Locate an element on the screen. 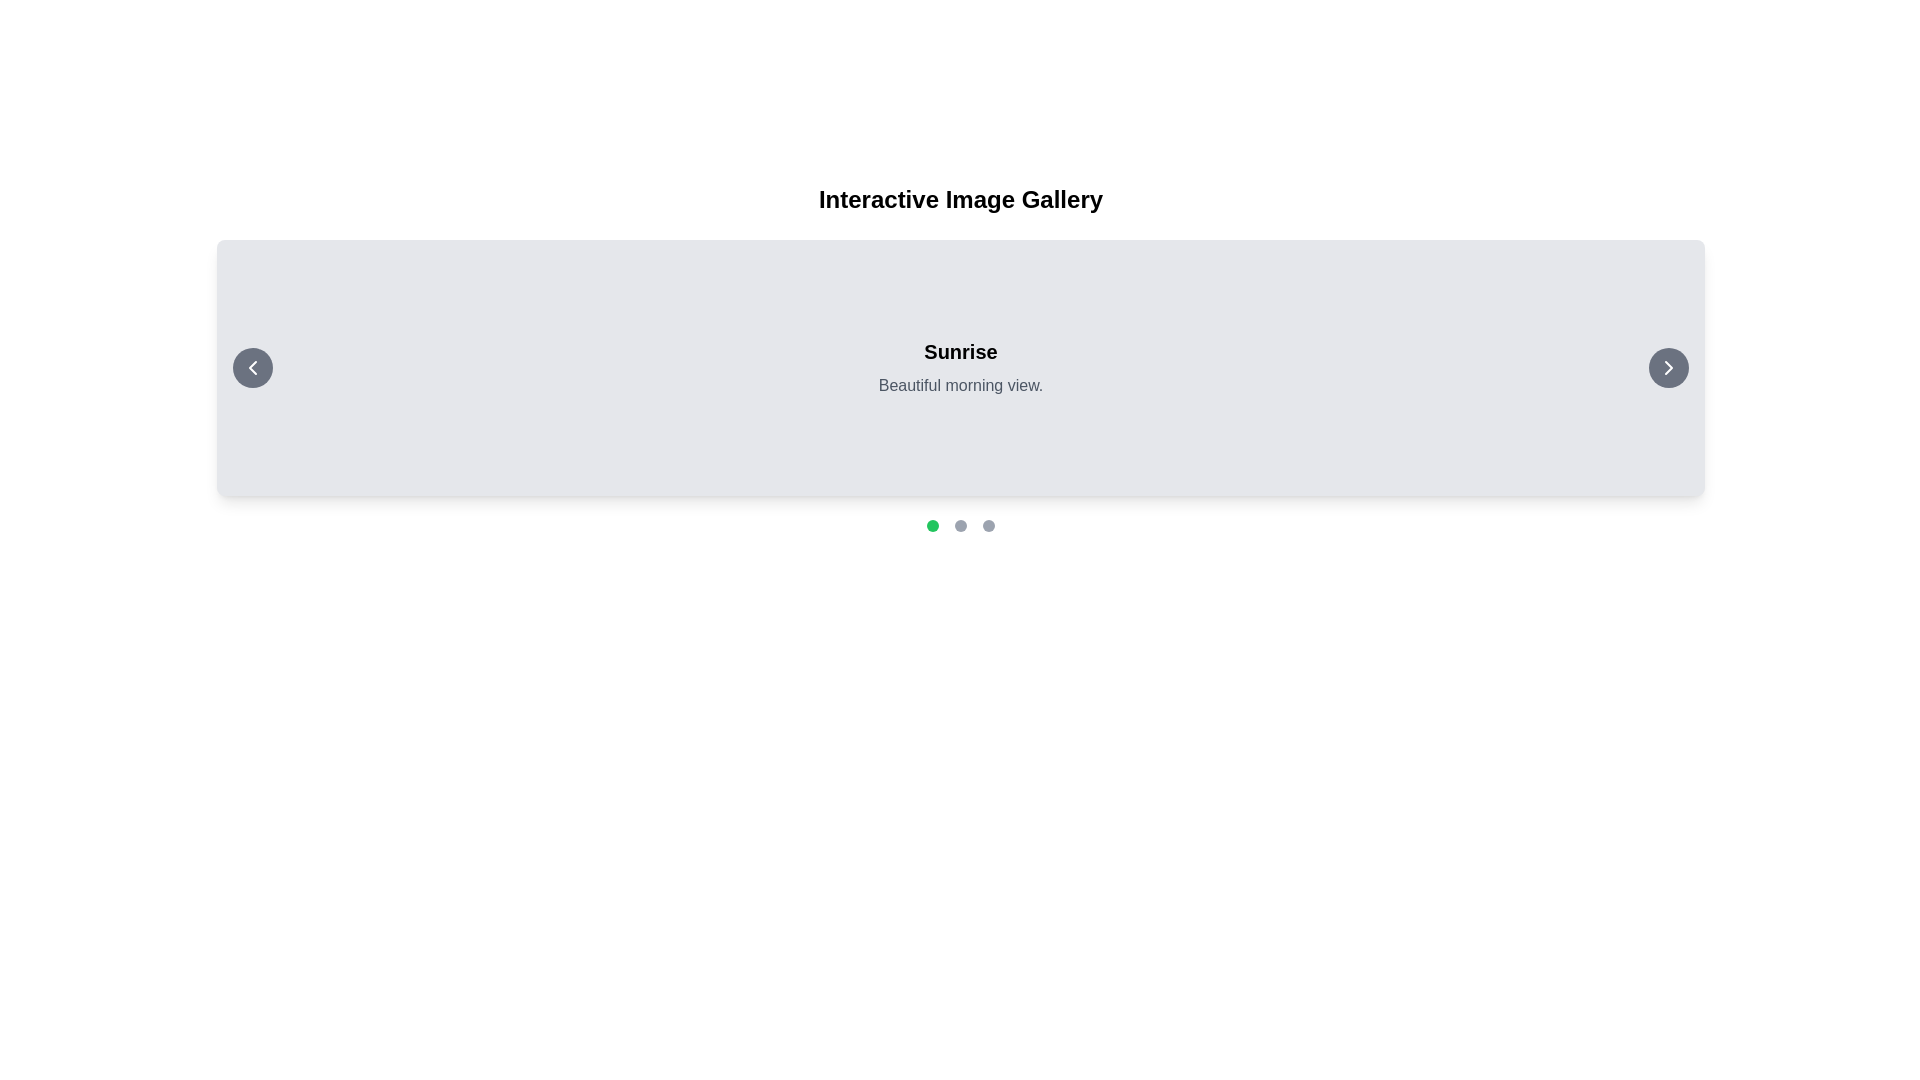 The image size is (1920, 1080). the left-pointing arrow icon within the circular button in the left navigation area of the image gallery is located at coordinates (252, 367).